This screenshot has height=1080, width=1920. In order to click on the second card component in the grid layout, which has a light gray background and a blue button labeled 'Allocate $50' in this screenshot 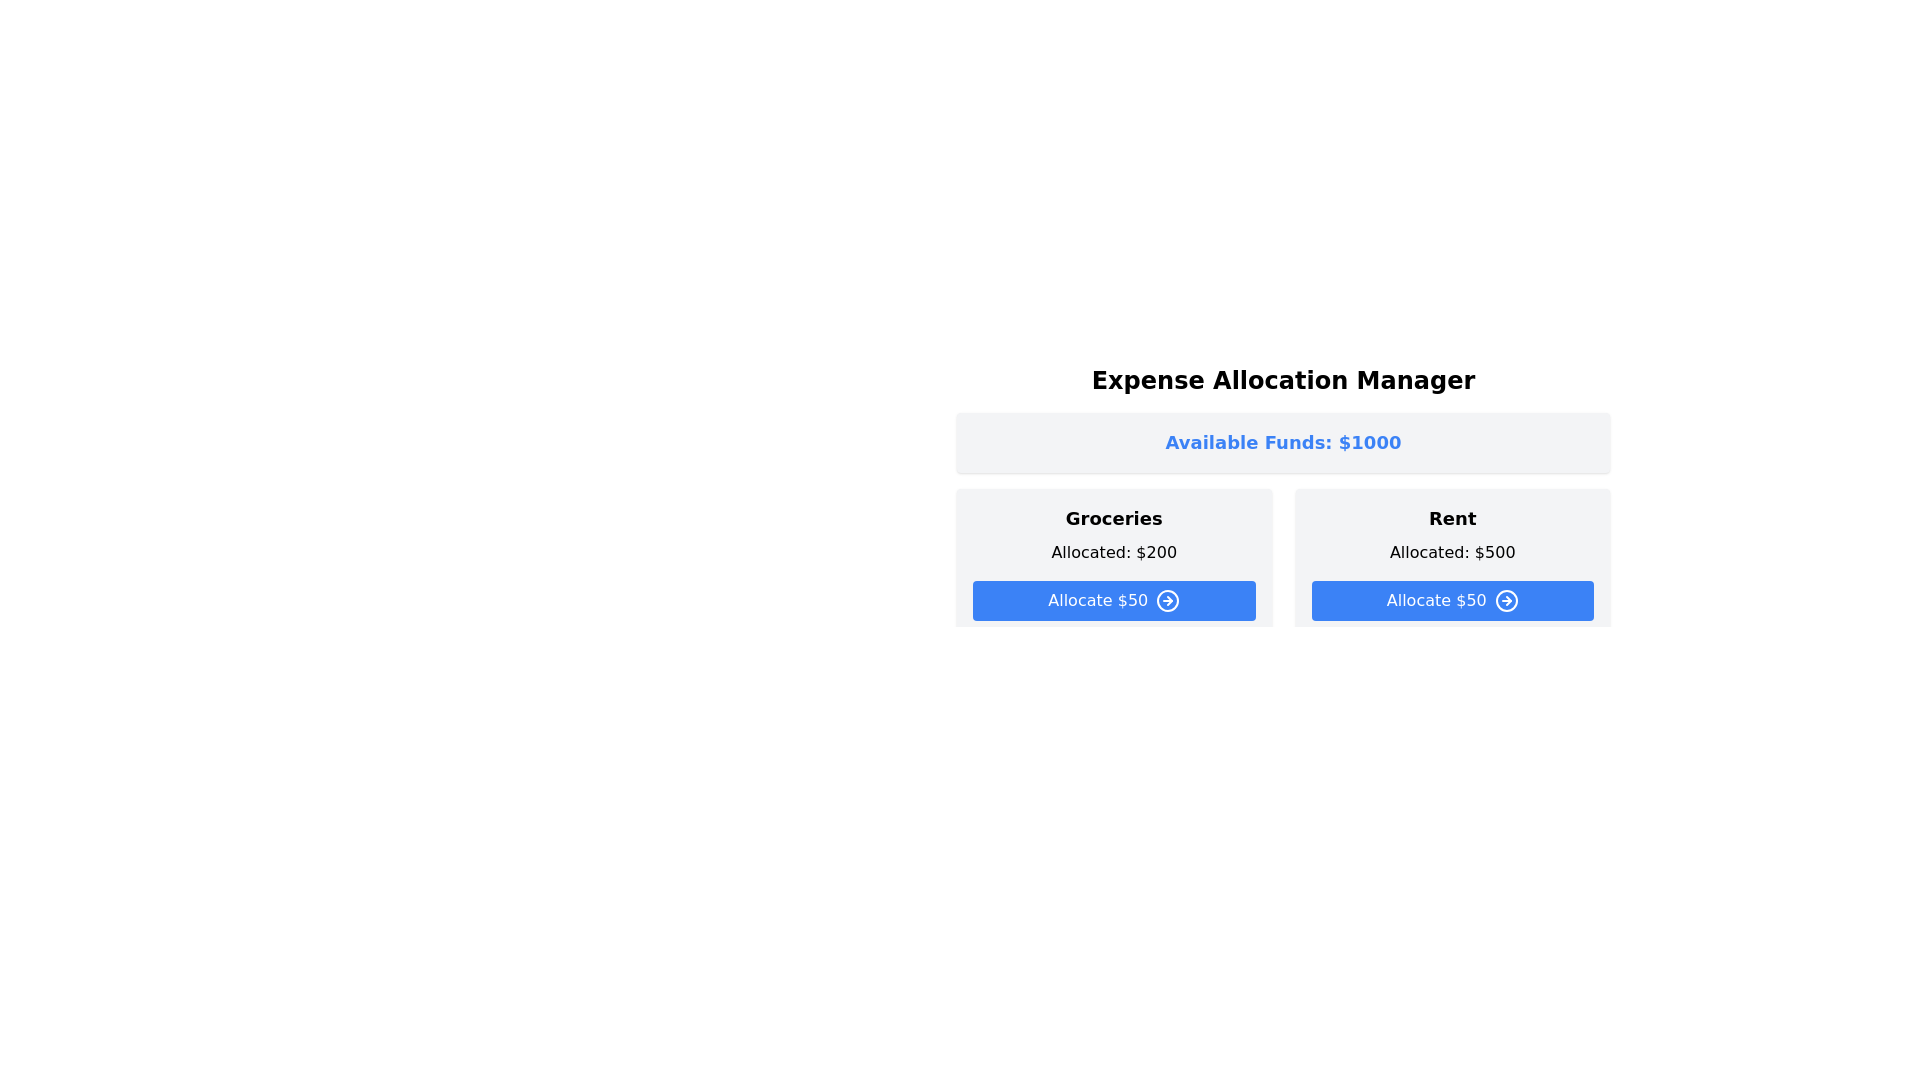, I will do `click(1452, 563)`.